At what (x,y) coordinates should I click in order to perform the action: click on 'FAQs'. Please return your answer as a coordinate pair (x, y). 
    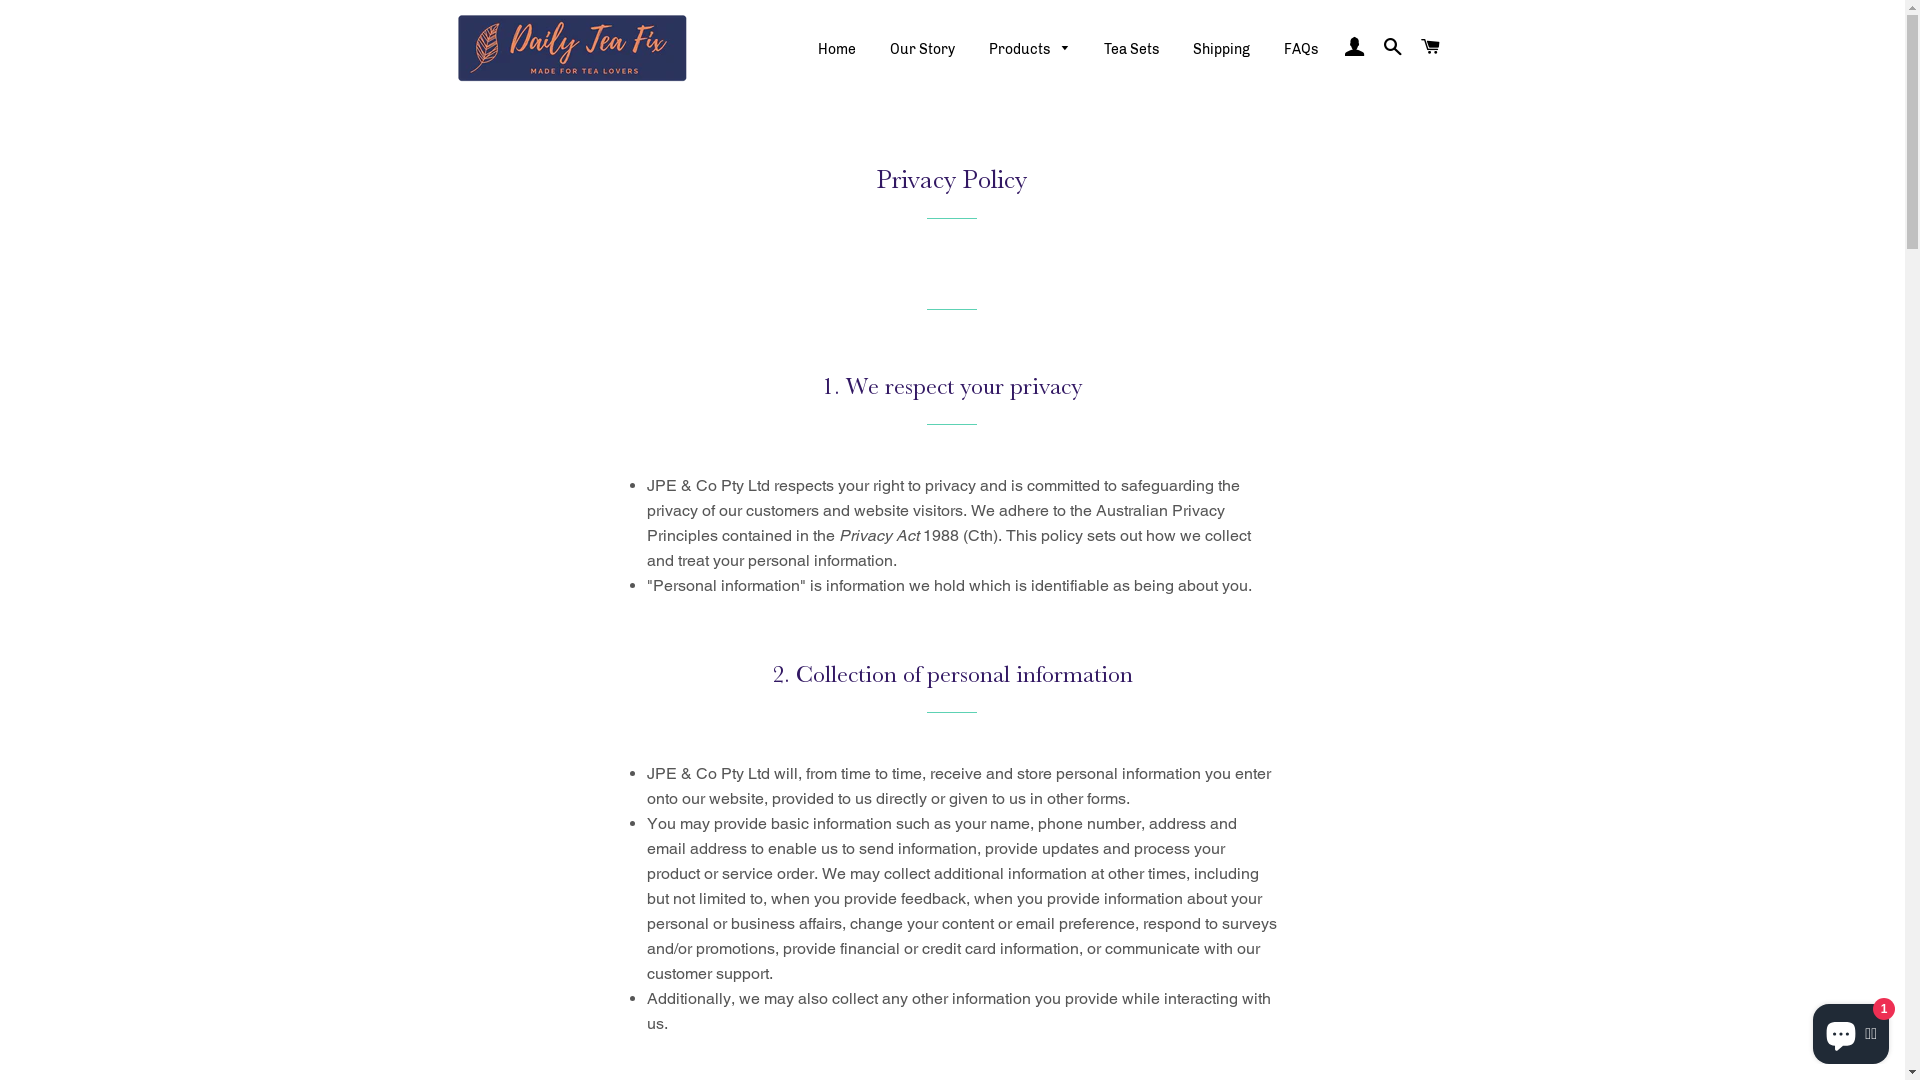
    Looking at the image, I should click on (1300, 49).